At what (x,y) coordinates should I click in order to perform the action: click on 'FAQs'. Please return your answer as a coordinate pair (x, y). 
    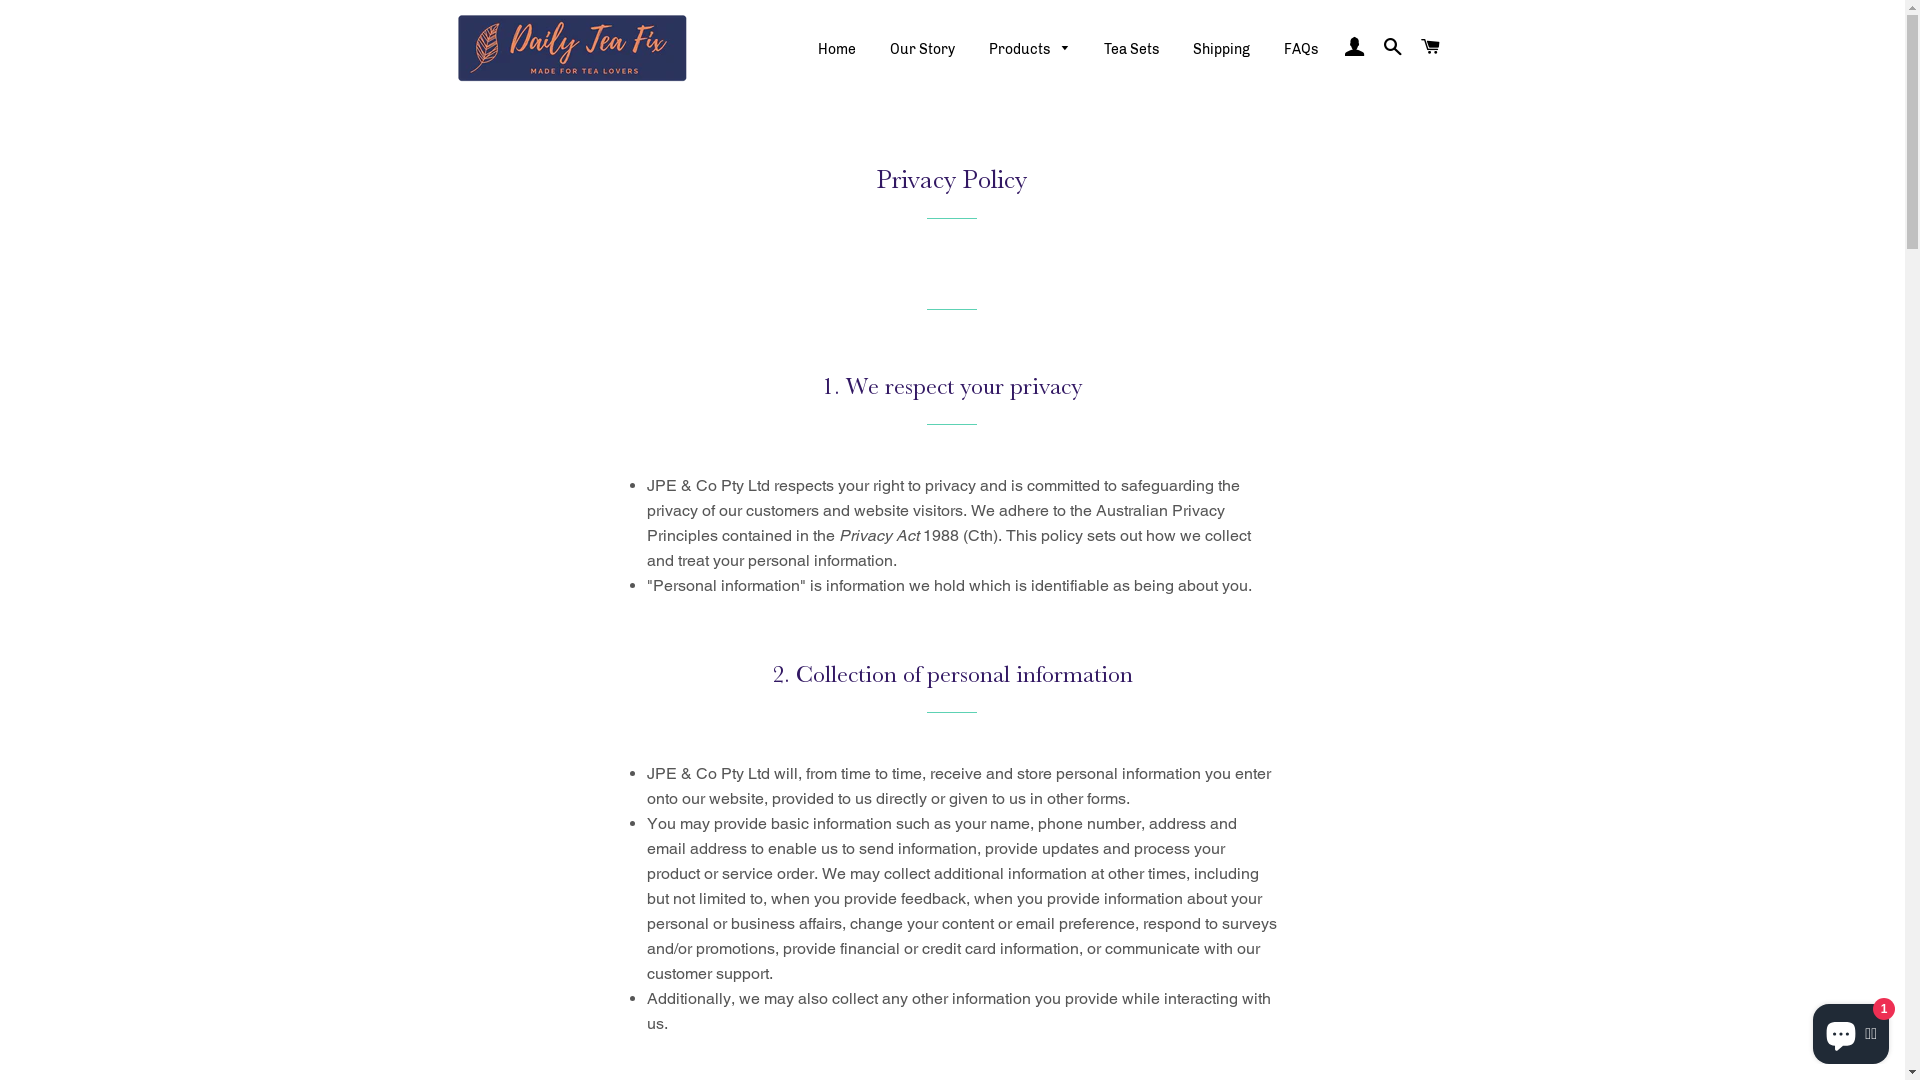
    Looking at the image, I should click on (1300, 49).